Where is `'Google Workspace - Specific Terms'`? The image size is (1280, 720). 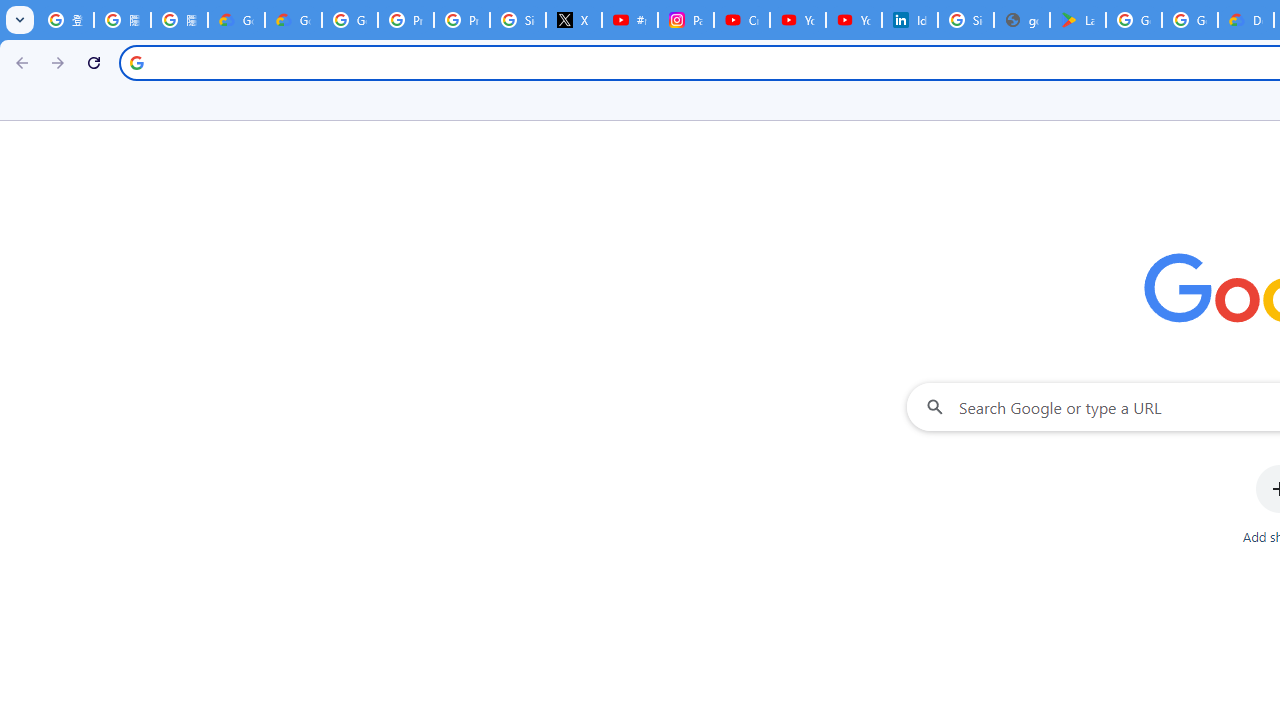 'Google Workspace - Specific Terms' is located at coordinates (1190, 20).